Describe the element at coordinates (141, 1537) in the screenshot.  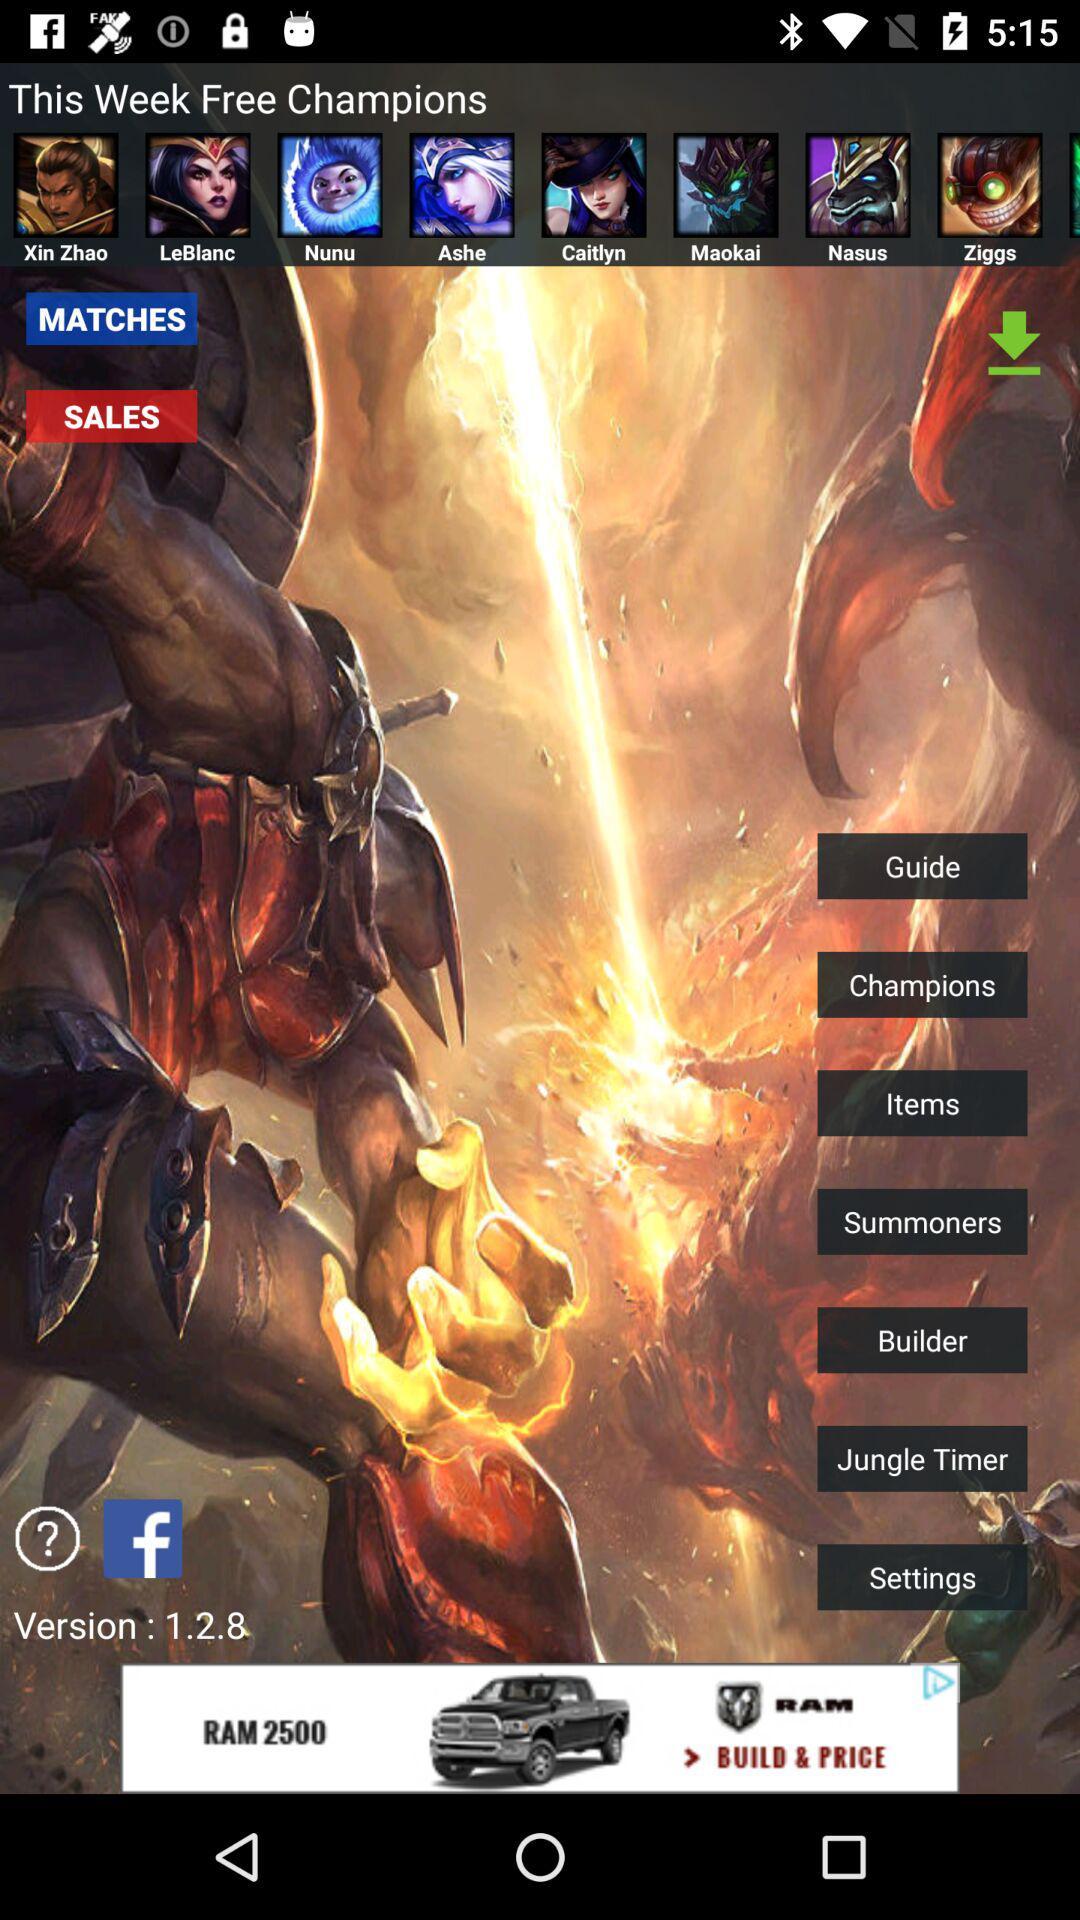
I see `visit facebook` at that location.